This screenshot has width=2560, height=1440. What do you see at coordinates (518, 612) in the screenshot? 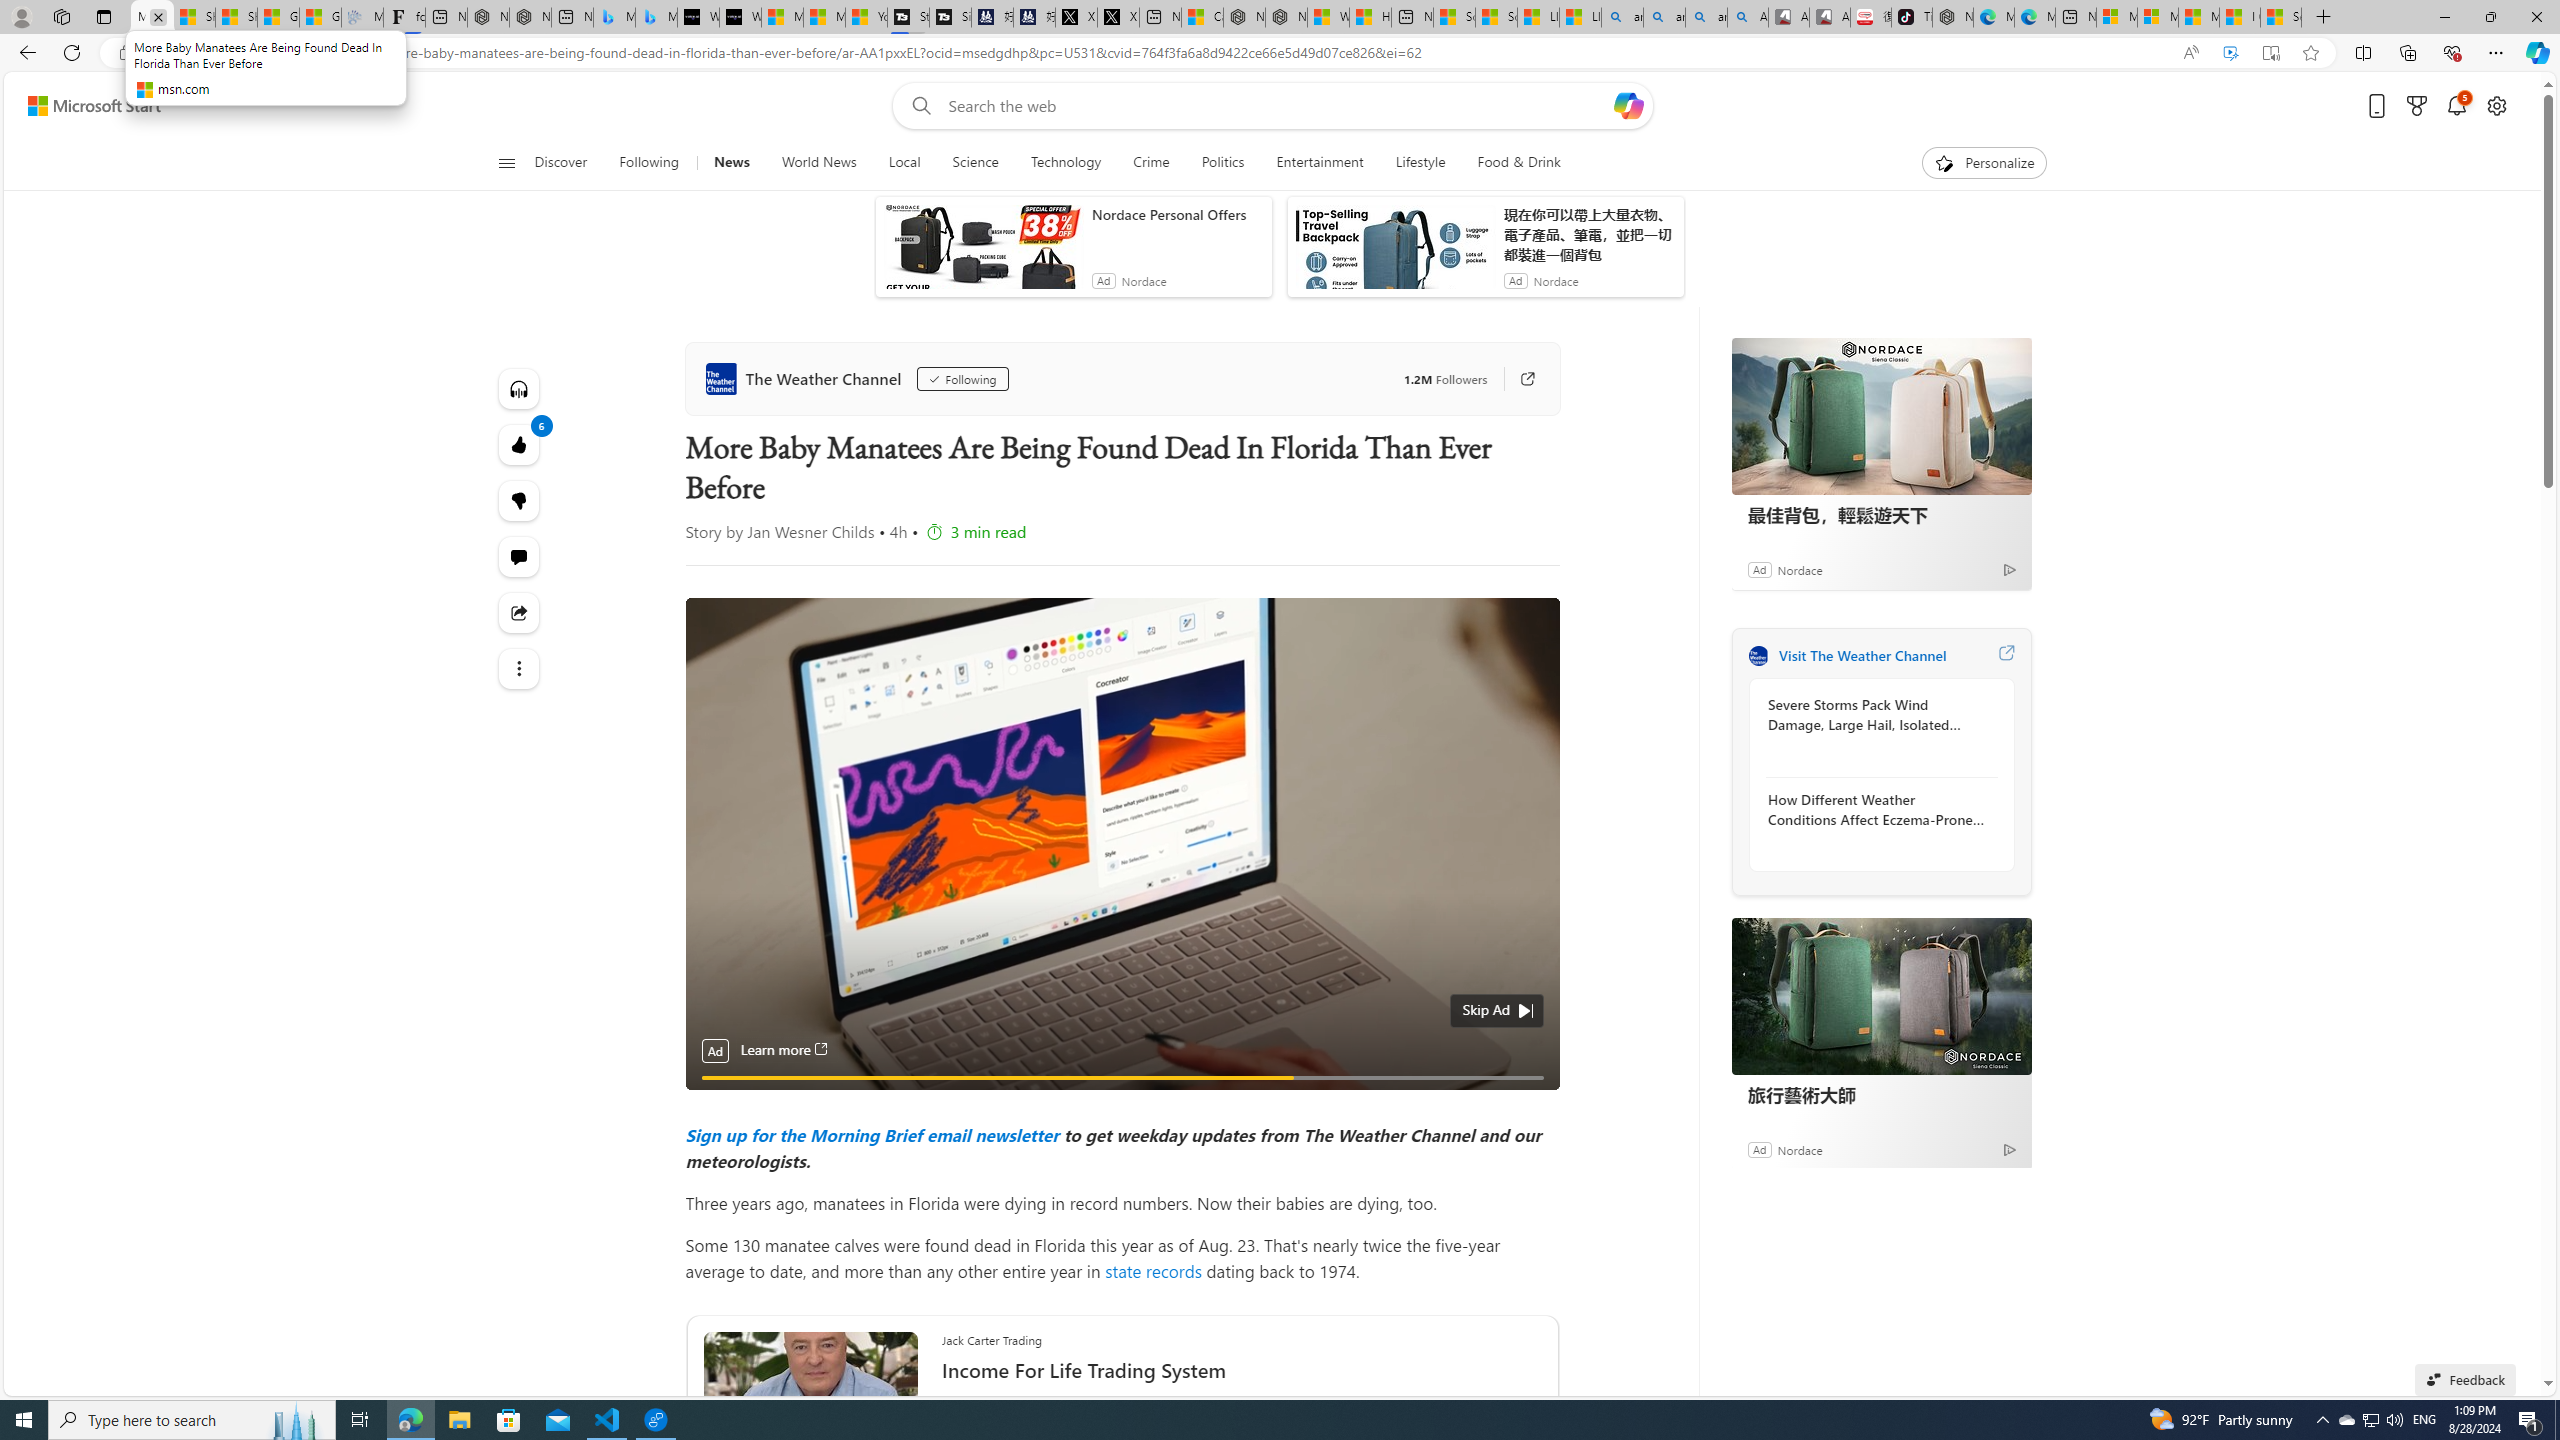
I see `'Share this story'` at bounding box center [518, 612].